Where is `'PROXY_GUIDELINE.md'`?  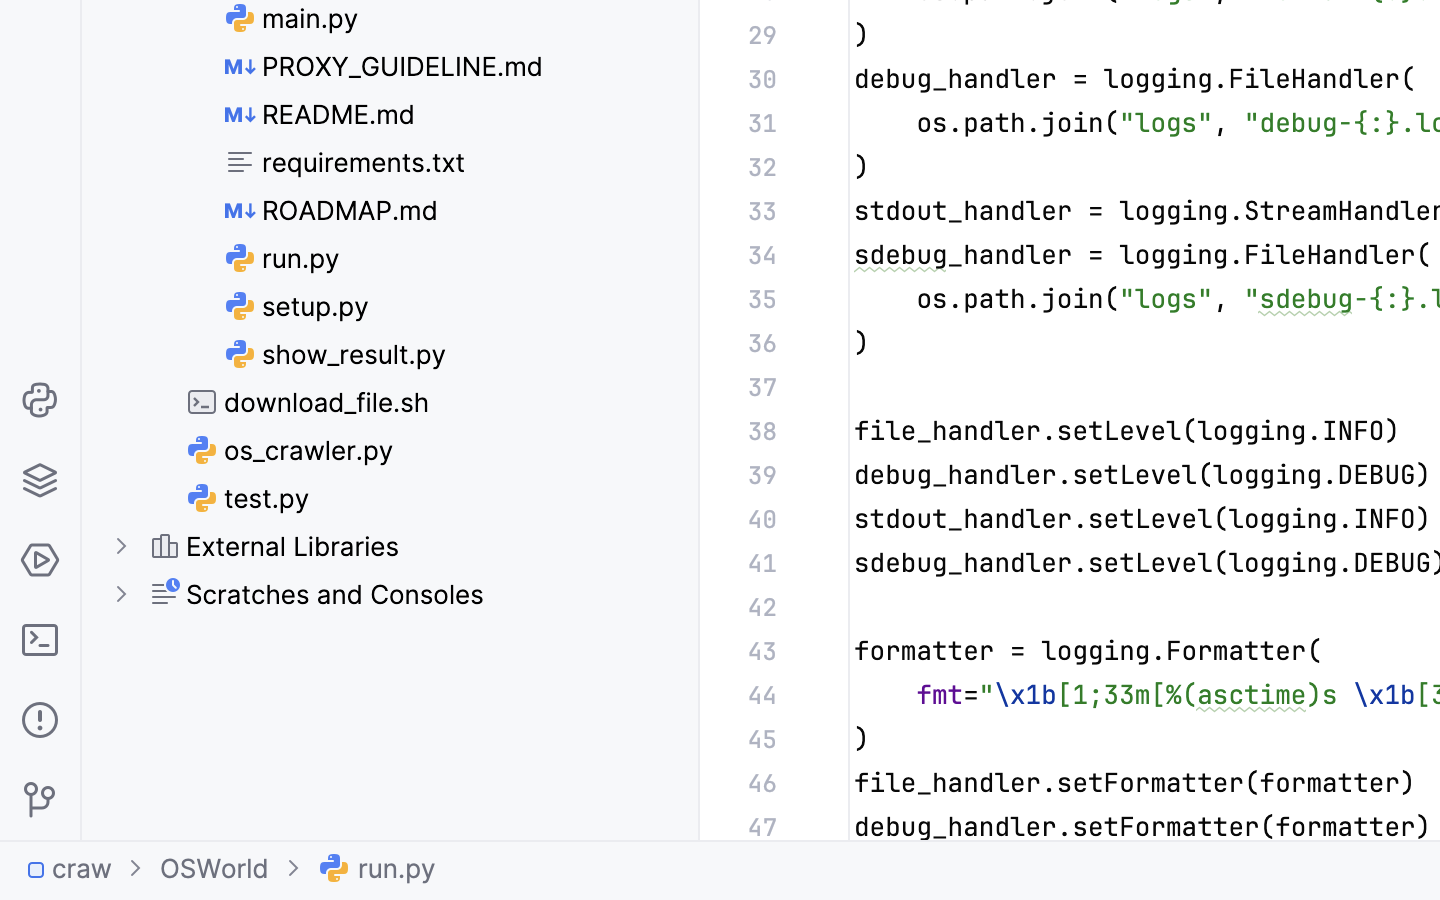
'PROXY_GUIDELINE.md' is located at coordinates (384, 64).